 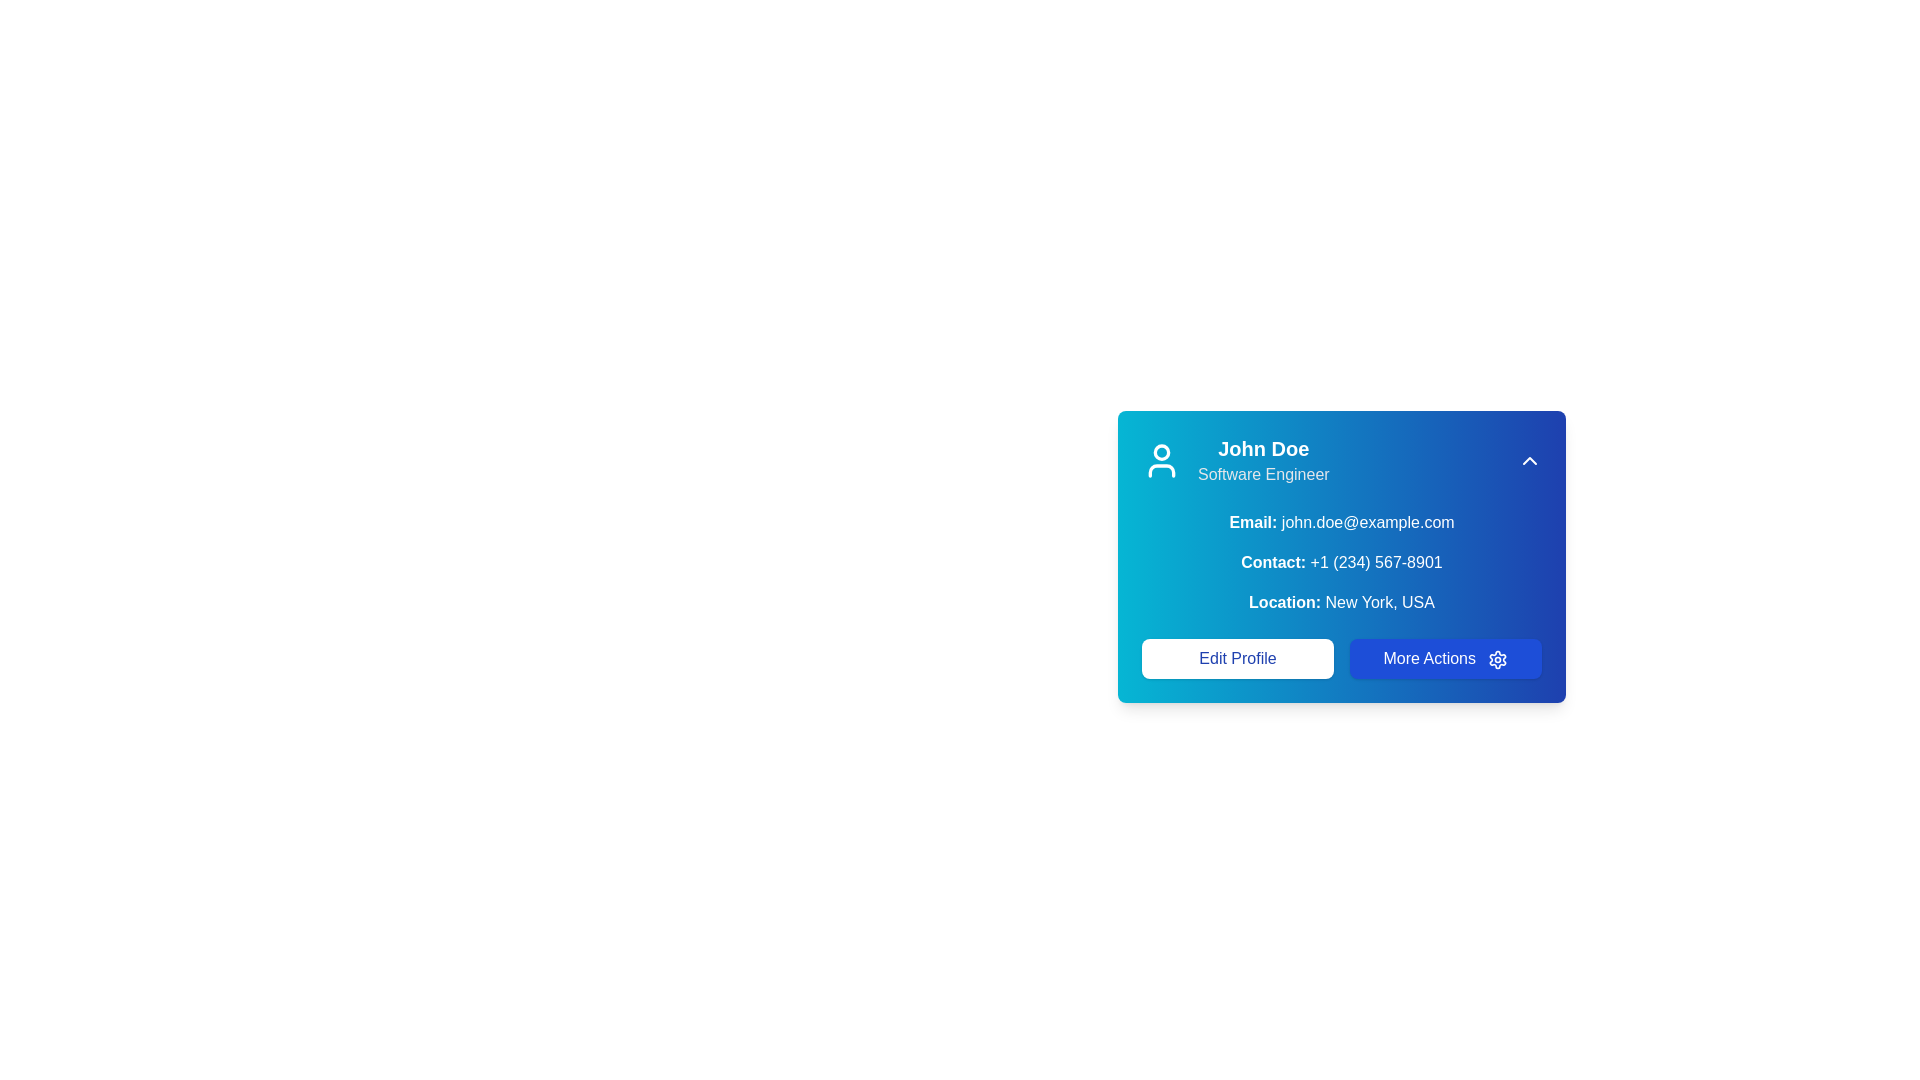 I want to click on the 'More Actions' button, which is a rectangular button with rounded corners, a blue background, and white text, located to the right of the 'Edit Profile' button, so click(x=1445, y=659).